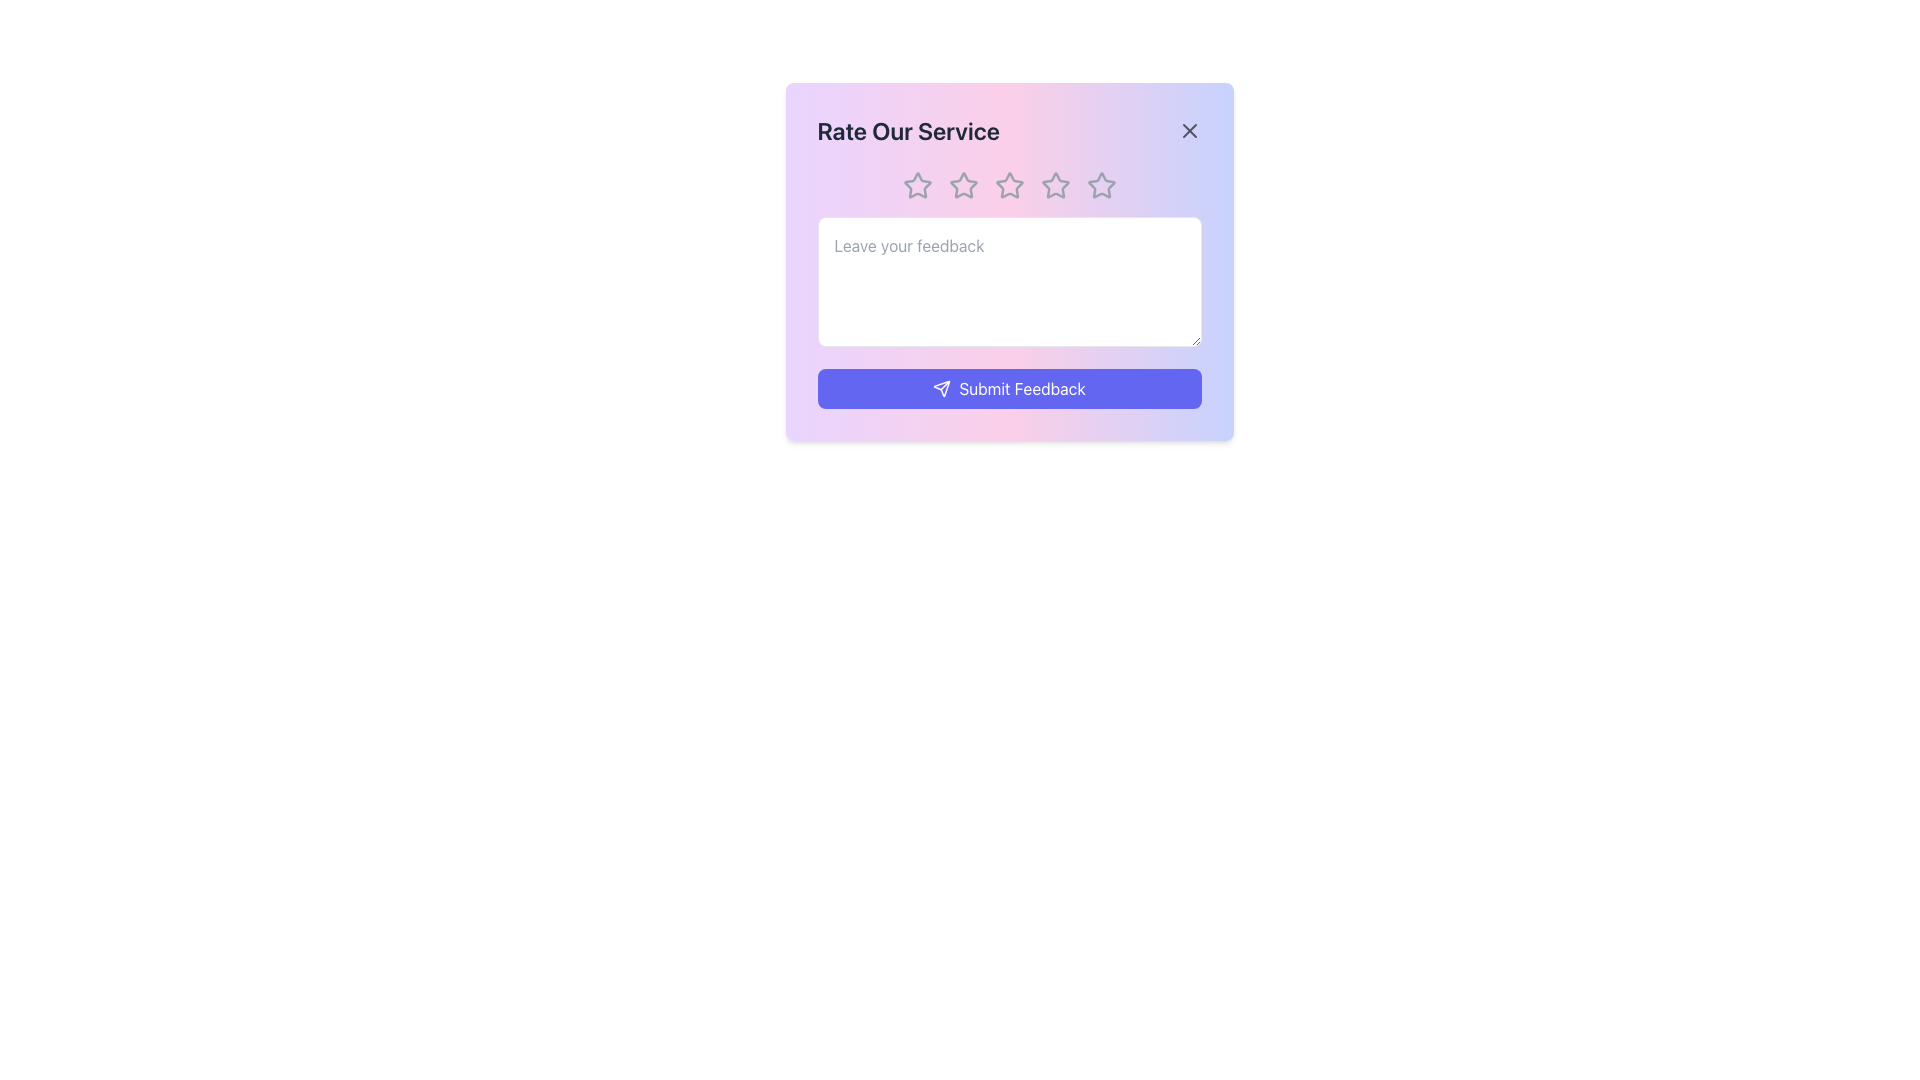  I want to click on the second star icon, so click(963, 185).